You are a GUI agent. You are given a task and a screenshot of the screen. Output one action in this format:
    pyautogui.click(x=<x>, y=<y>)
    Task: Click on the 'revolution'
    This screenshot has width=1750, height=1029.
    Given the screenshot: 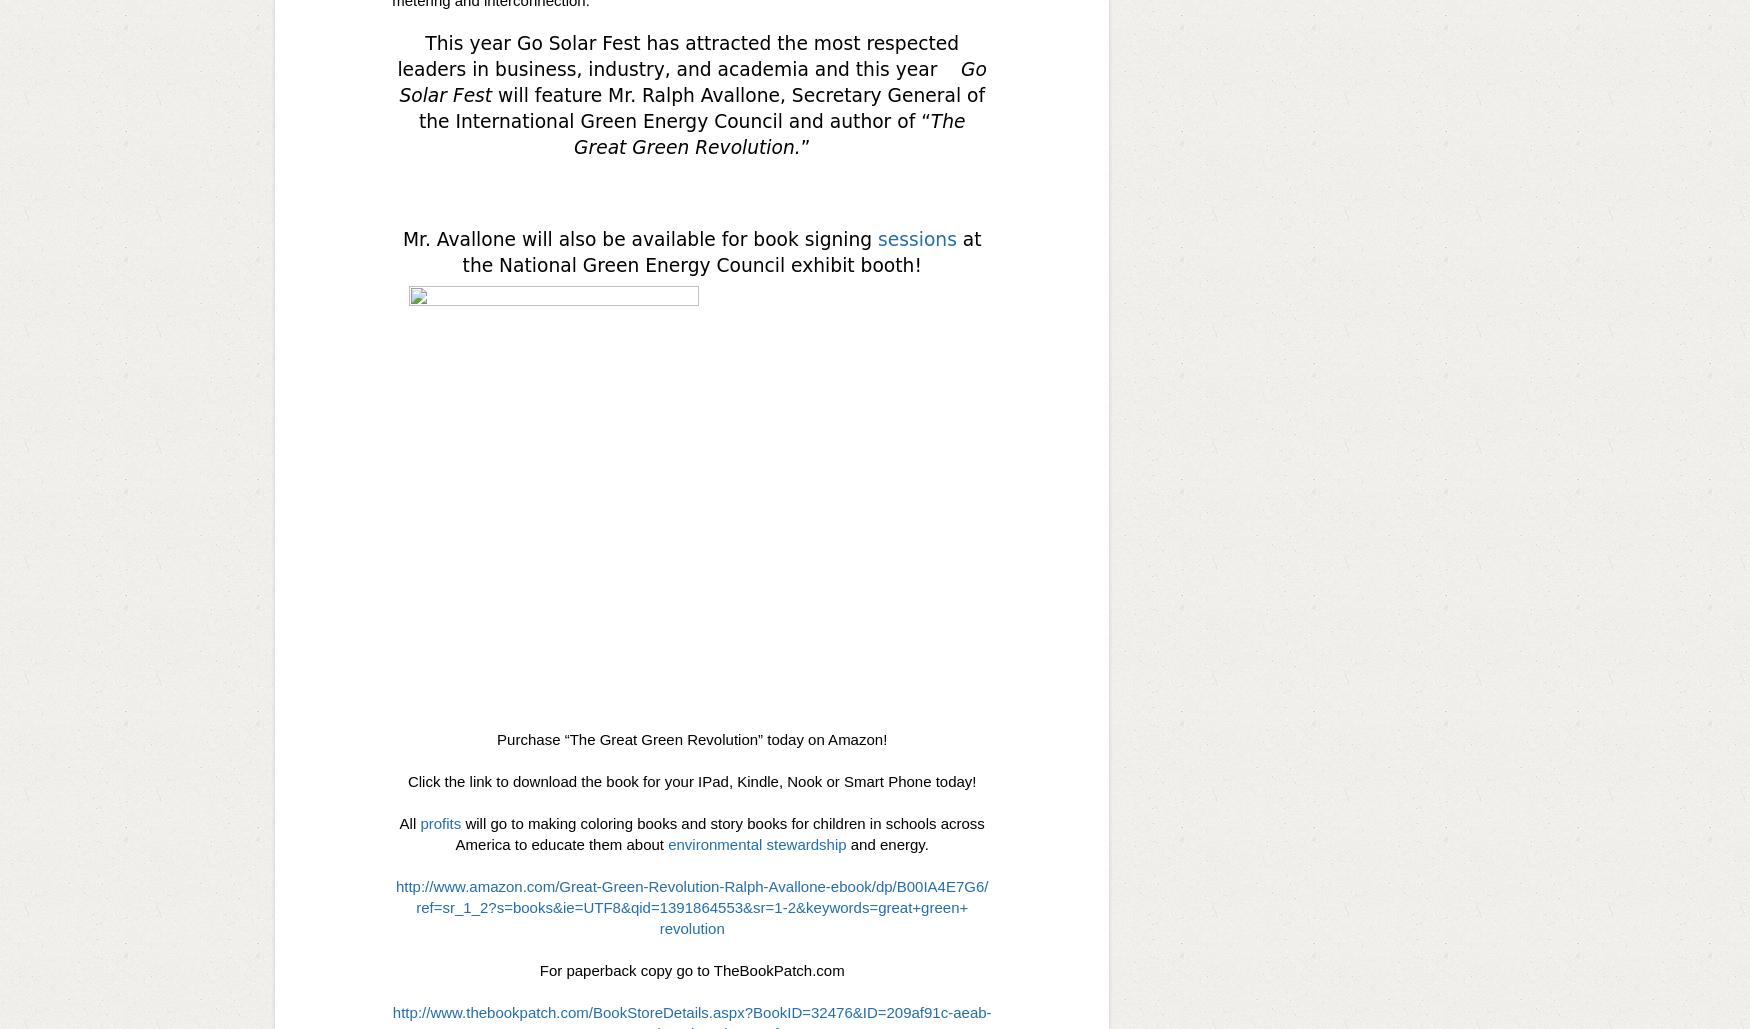 What is the action you would take?
    pyautogui.click(x=658, y=927)
    